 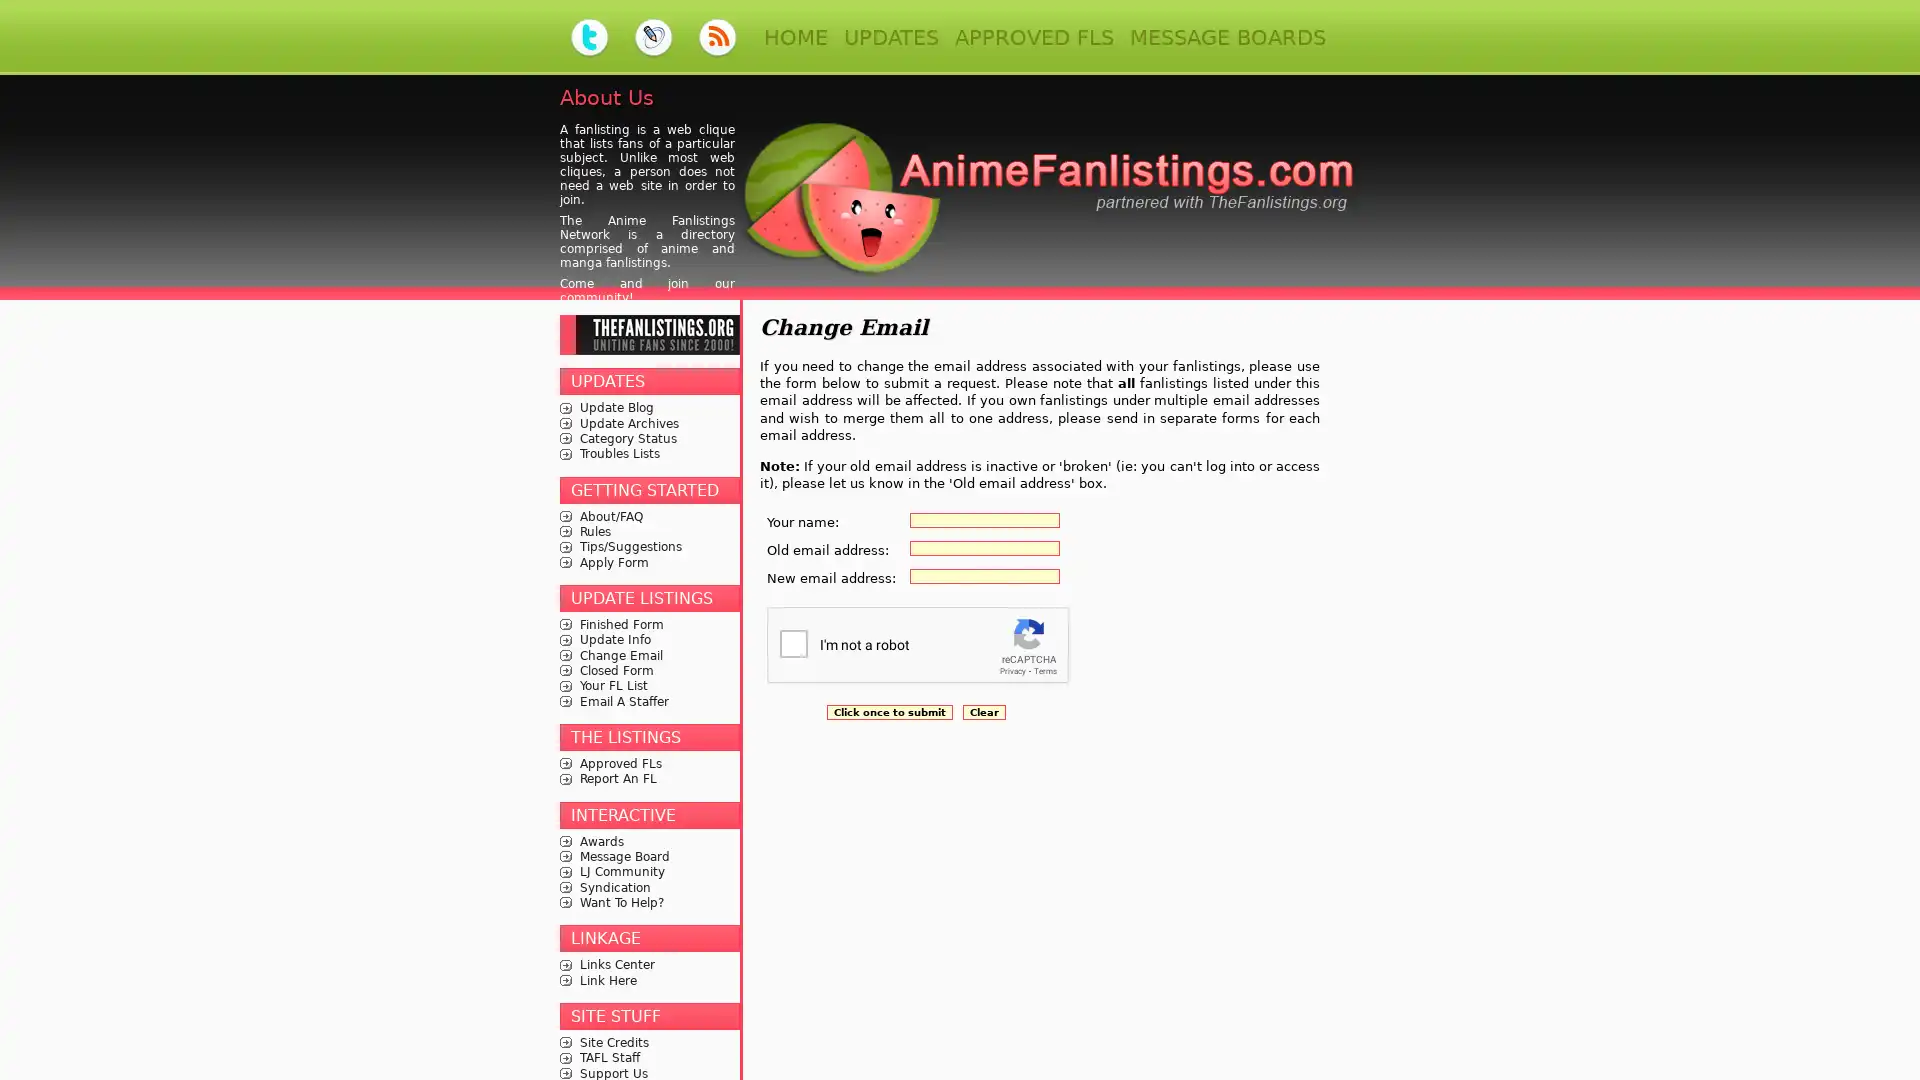 I want to click on Clear, so click(x=983, y=710).